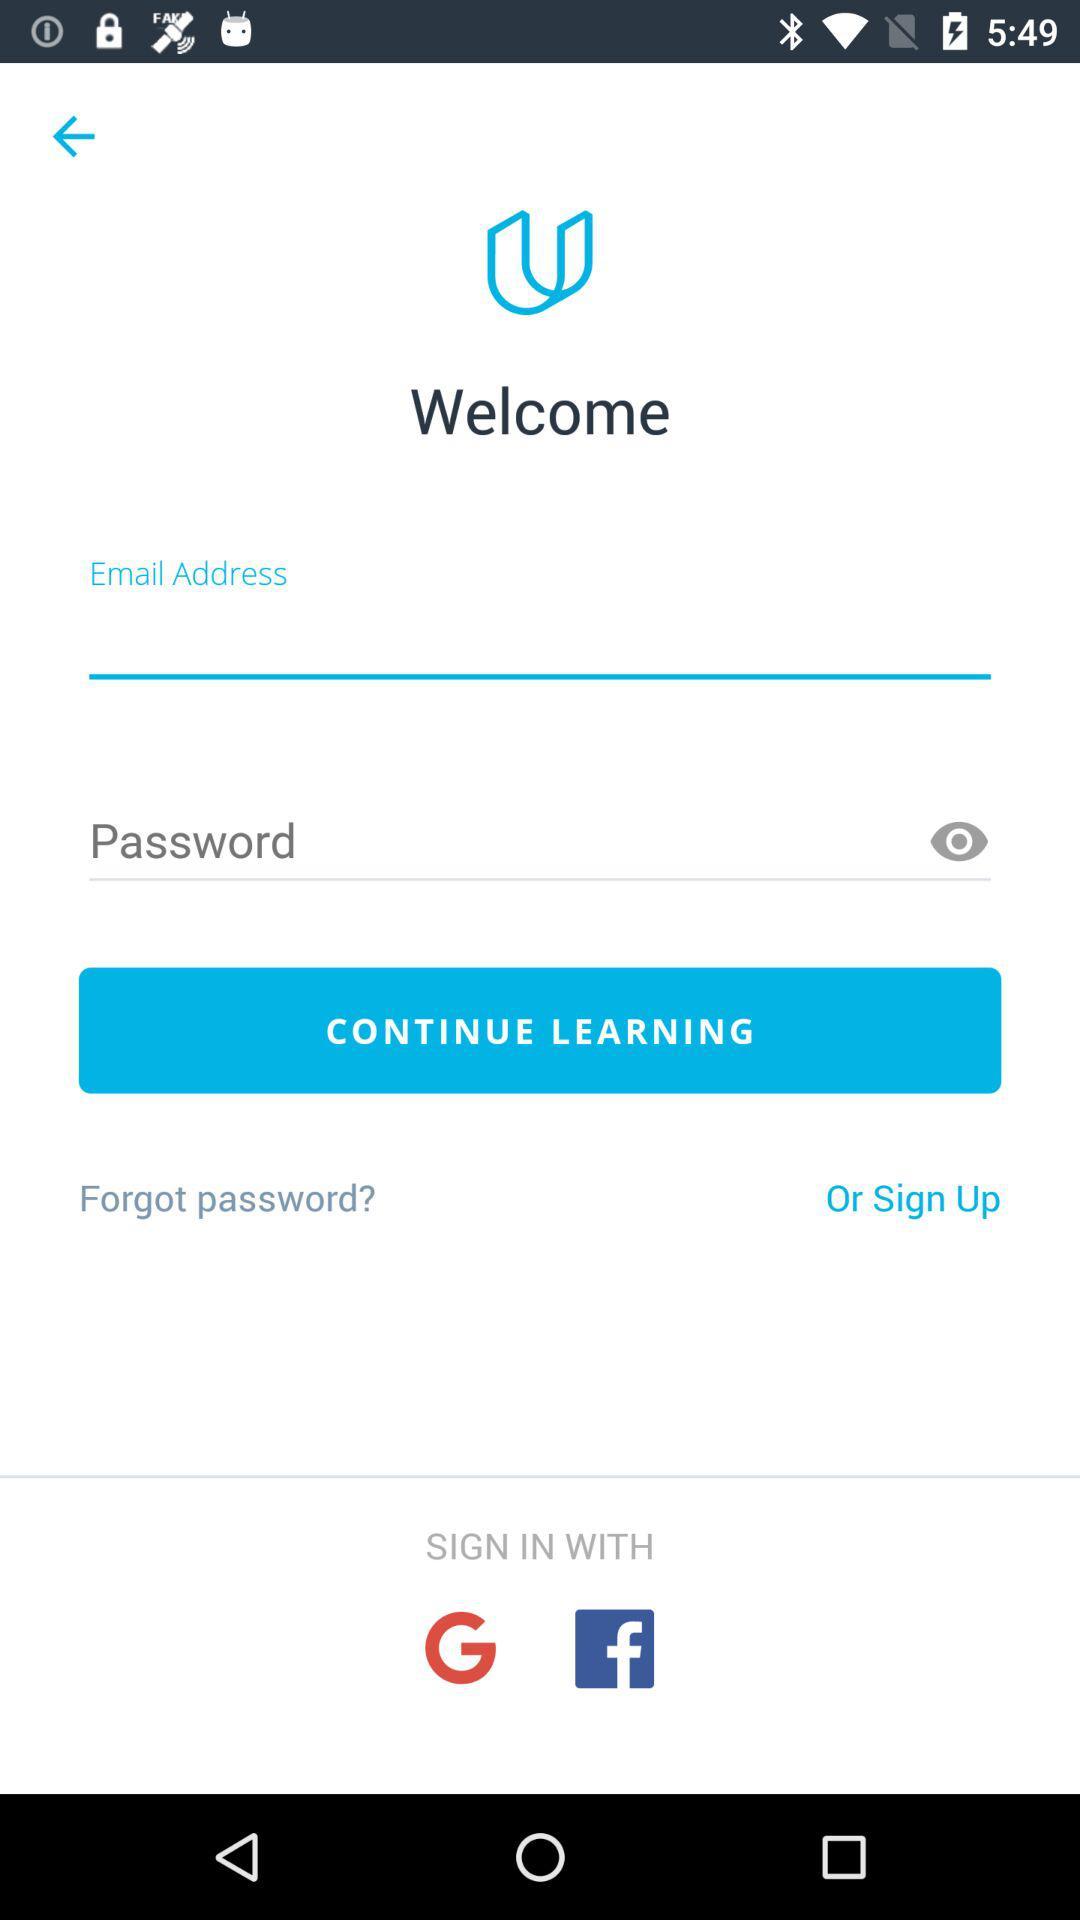 This screenshot has width=1080, height=1920. I want to click on the visibility icon, so click(958, 842).